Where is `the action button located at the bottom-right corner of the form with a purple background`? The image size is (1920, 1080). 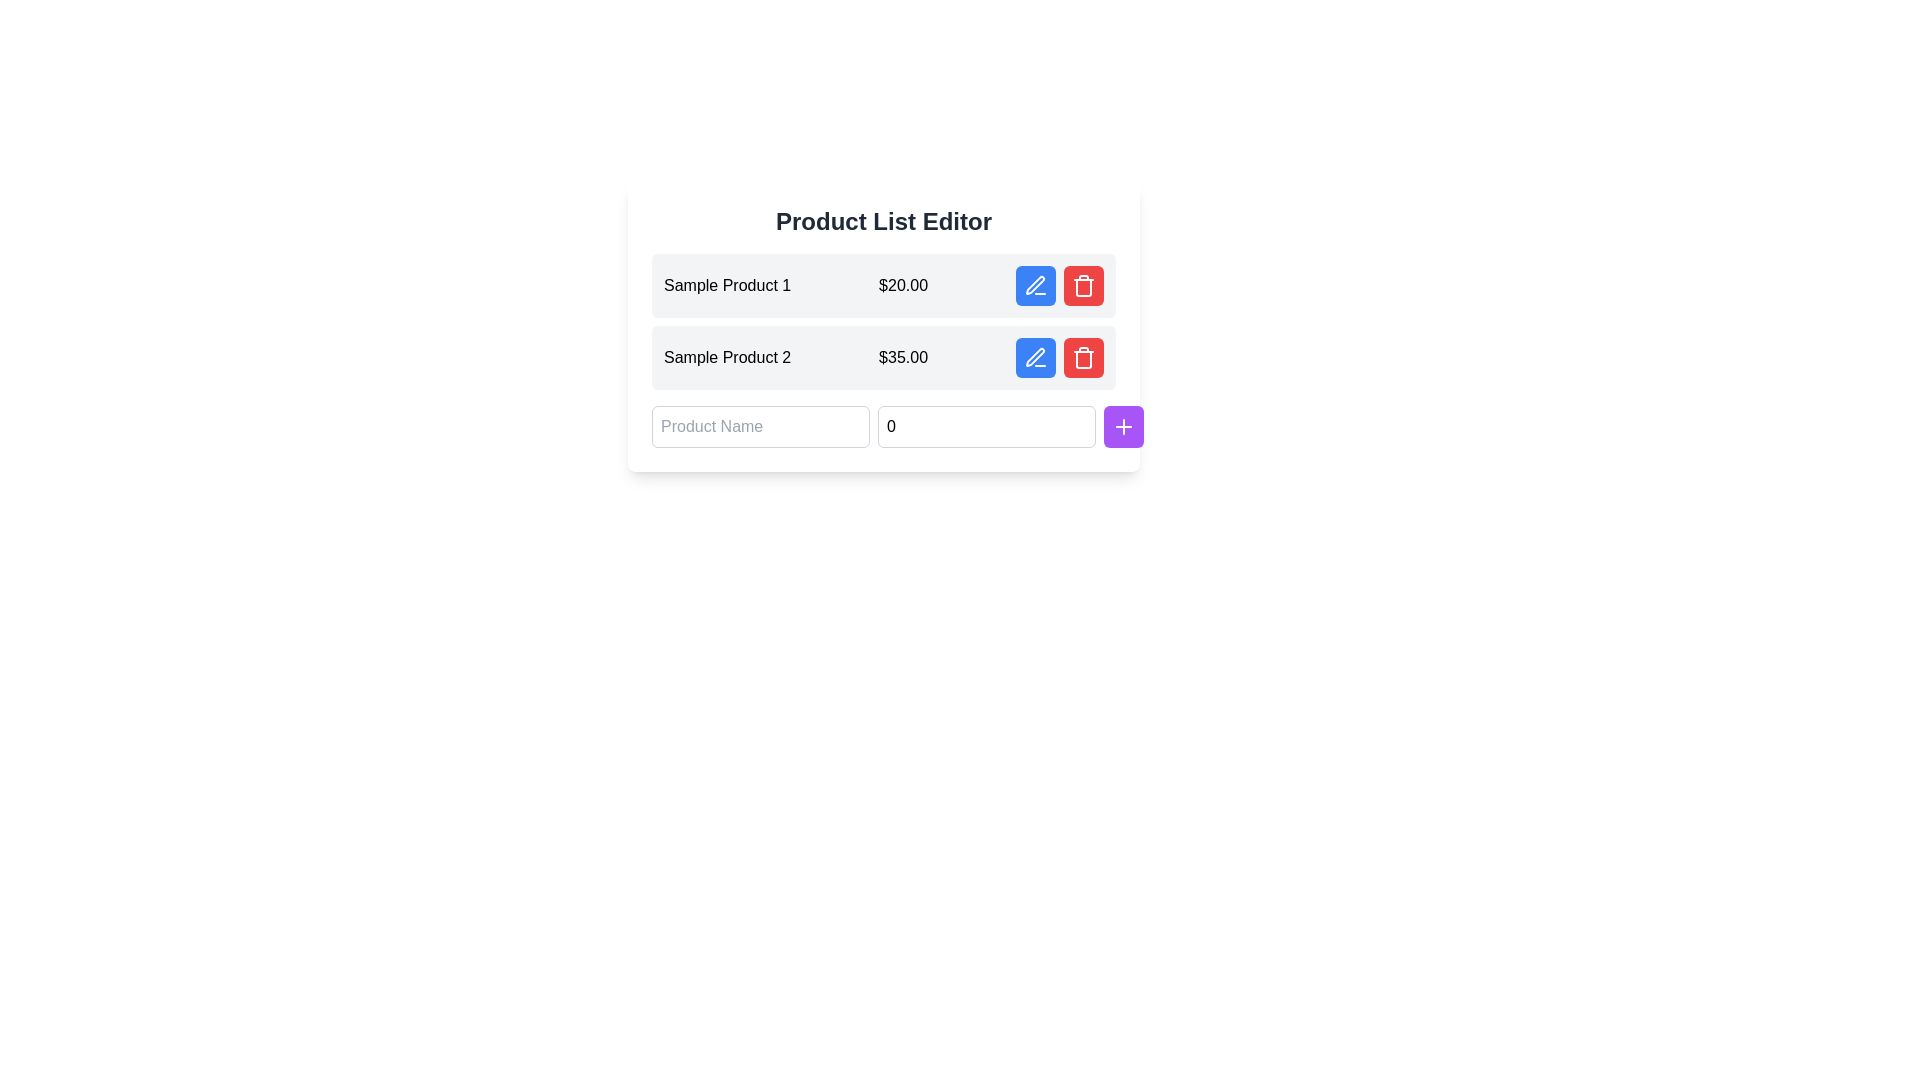
the action button located at the bottom-right corner of the form with a purple background is located at coordinates (1123, 426).